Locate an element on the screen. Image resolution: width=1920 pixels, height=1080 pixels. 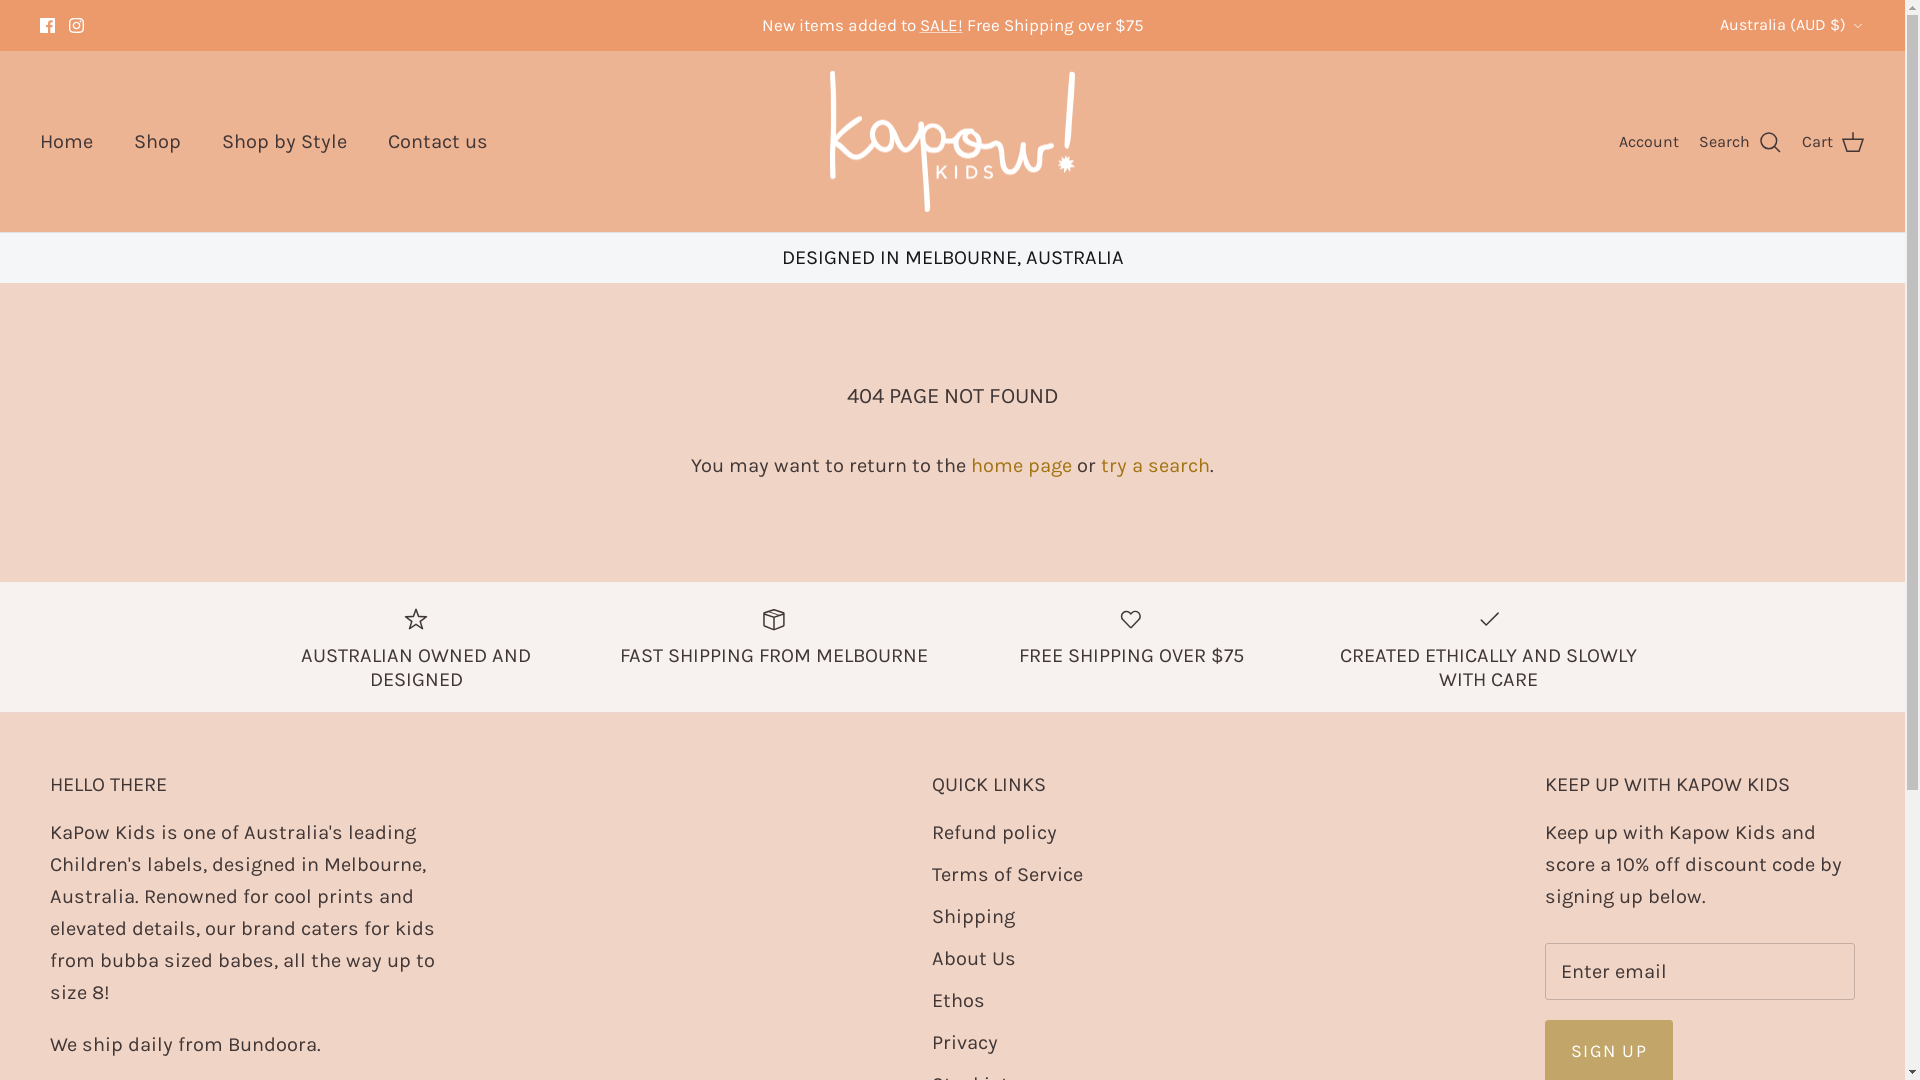
'AUSTRALIAN OWNED AND DESIGNED' is located at coordinates (415, 647).